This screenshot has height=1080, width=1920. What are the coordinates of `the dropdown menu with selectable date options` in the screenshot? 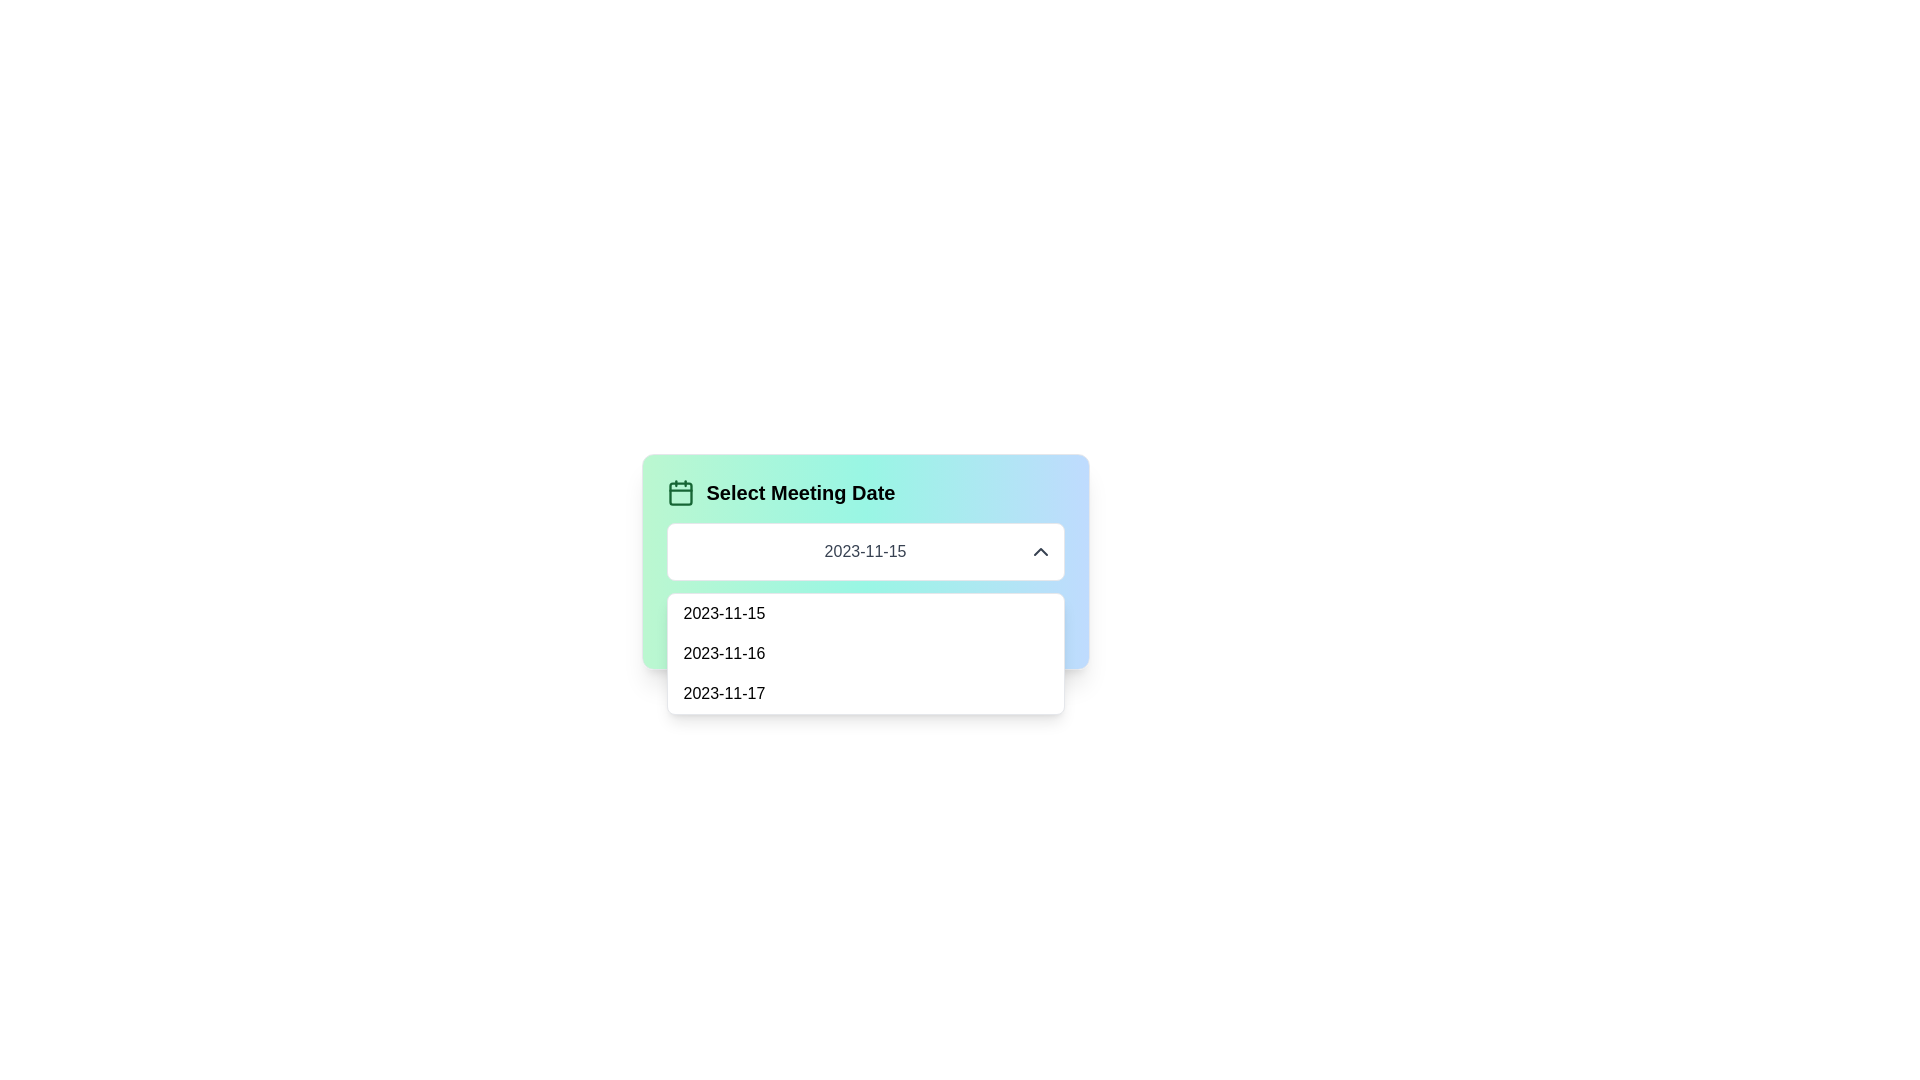 It's located at (865, 562).